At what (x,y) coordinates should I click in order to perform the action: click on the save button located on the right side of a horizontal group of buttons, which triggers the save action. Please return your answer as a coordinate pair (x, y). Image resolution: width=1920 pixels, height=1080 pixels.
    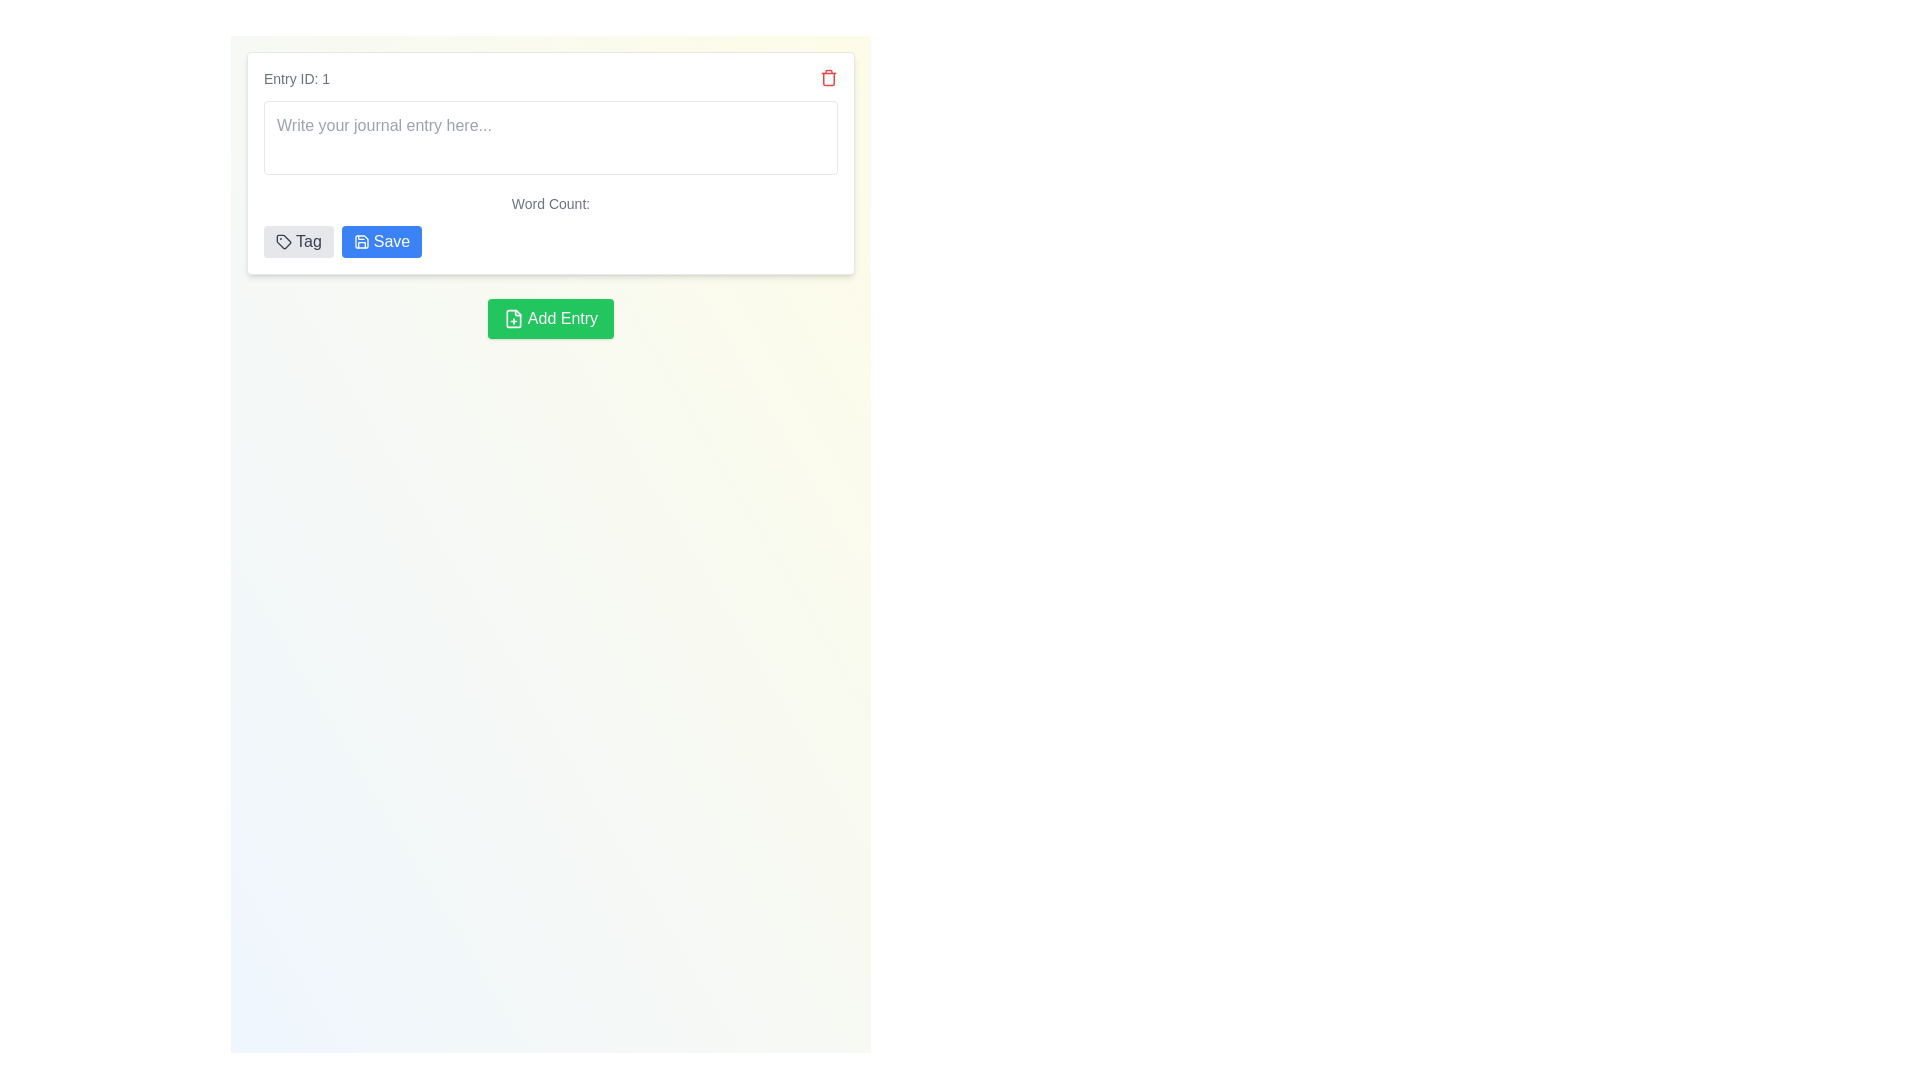
    Looking at the image, I should click on (382, 241).